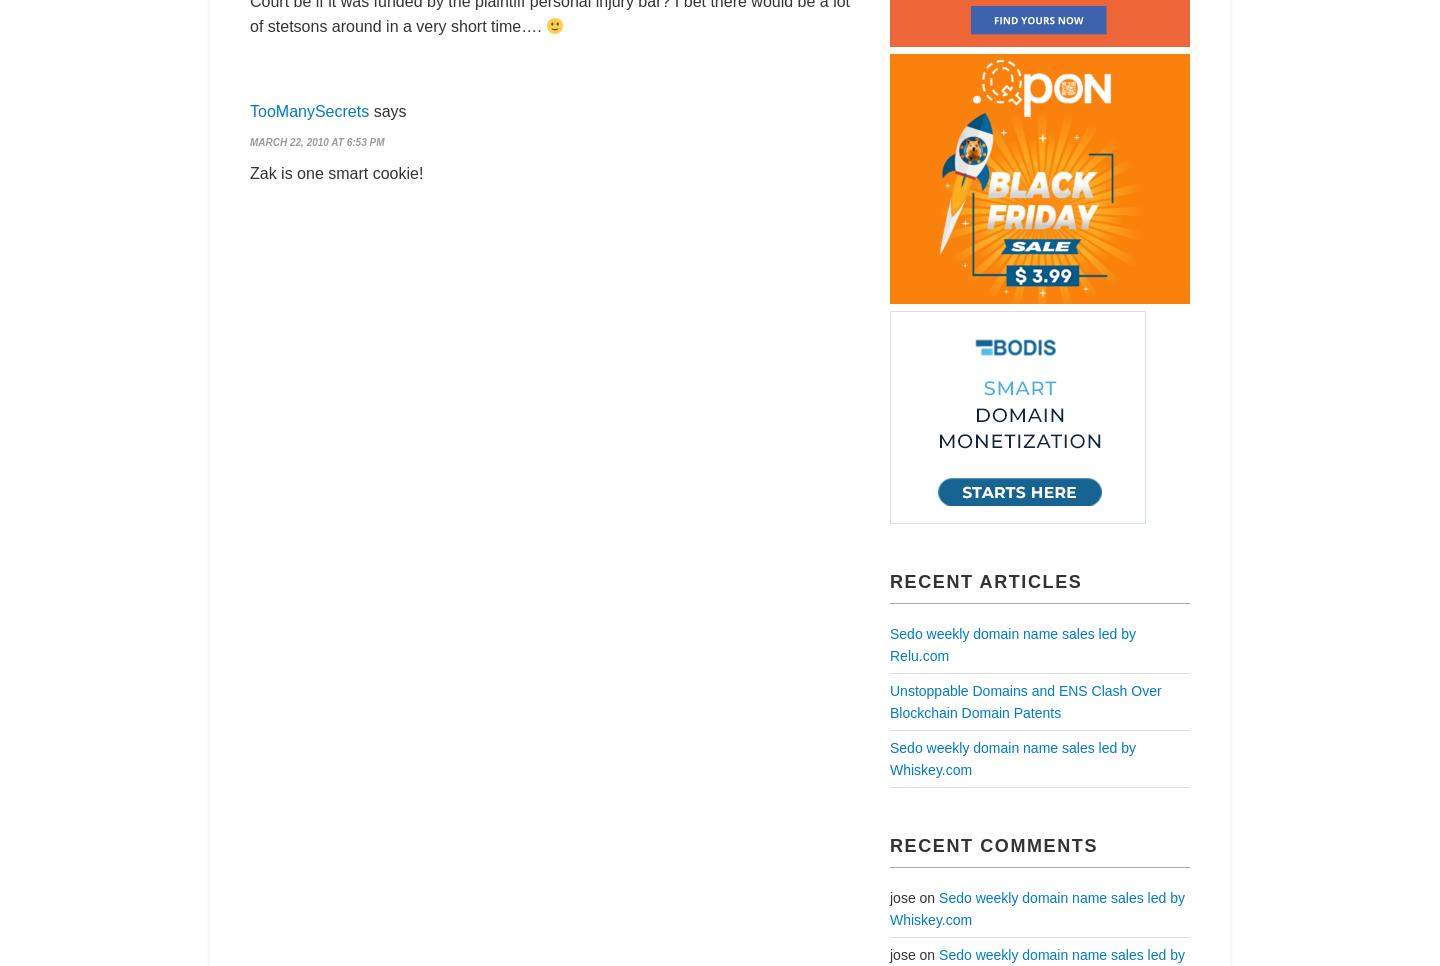  I want to click on 'Recent Articles', so click(889, 579).